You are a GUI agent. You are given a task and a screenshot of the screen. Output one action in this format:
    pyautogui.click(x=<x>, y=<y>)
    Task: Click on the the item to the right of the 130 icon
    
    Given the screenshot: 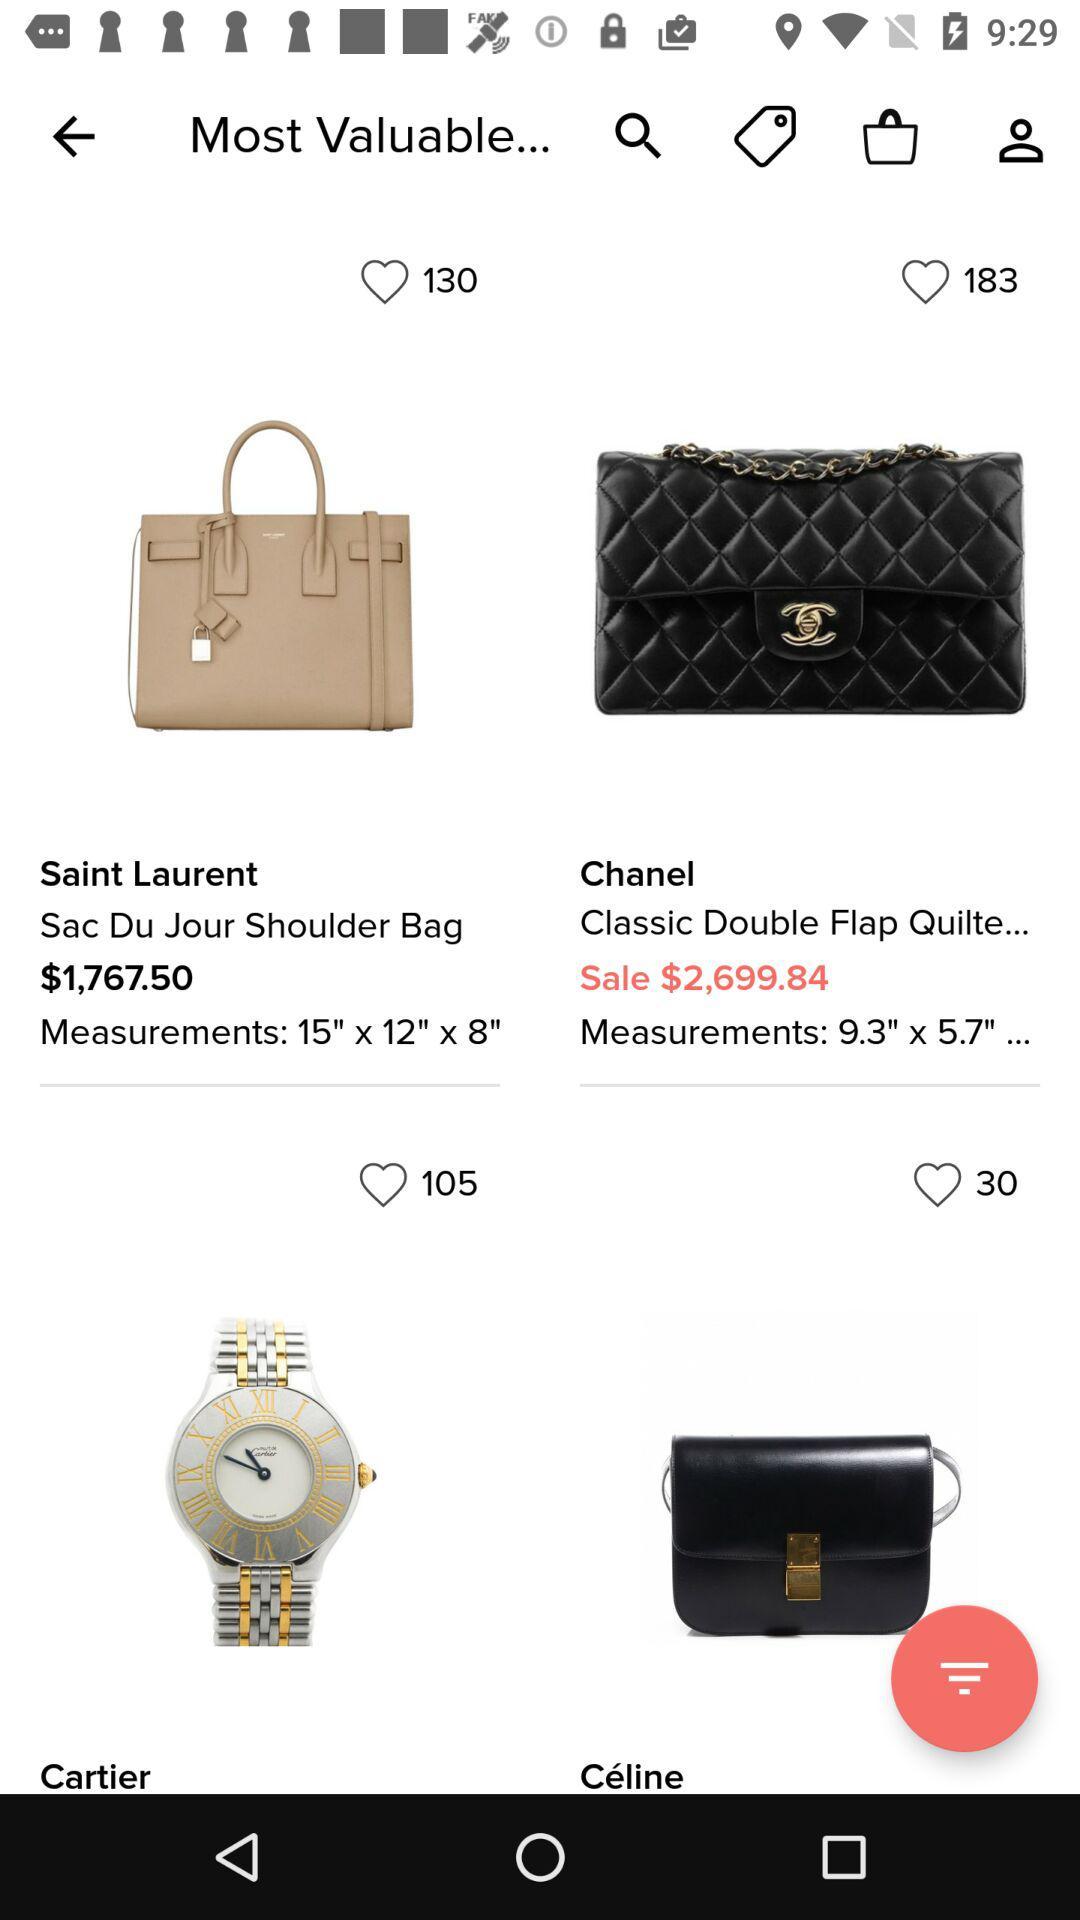 What is the action you would take?
    pyautogui.click(x=958, y=280)
    